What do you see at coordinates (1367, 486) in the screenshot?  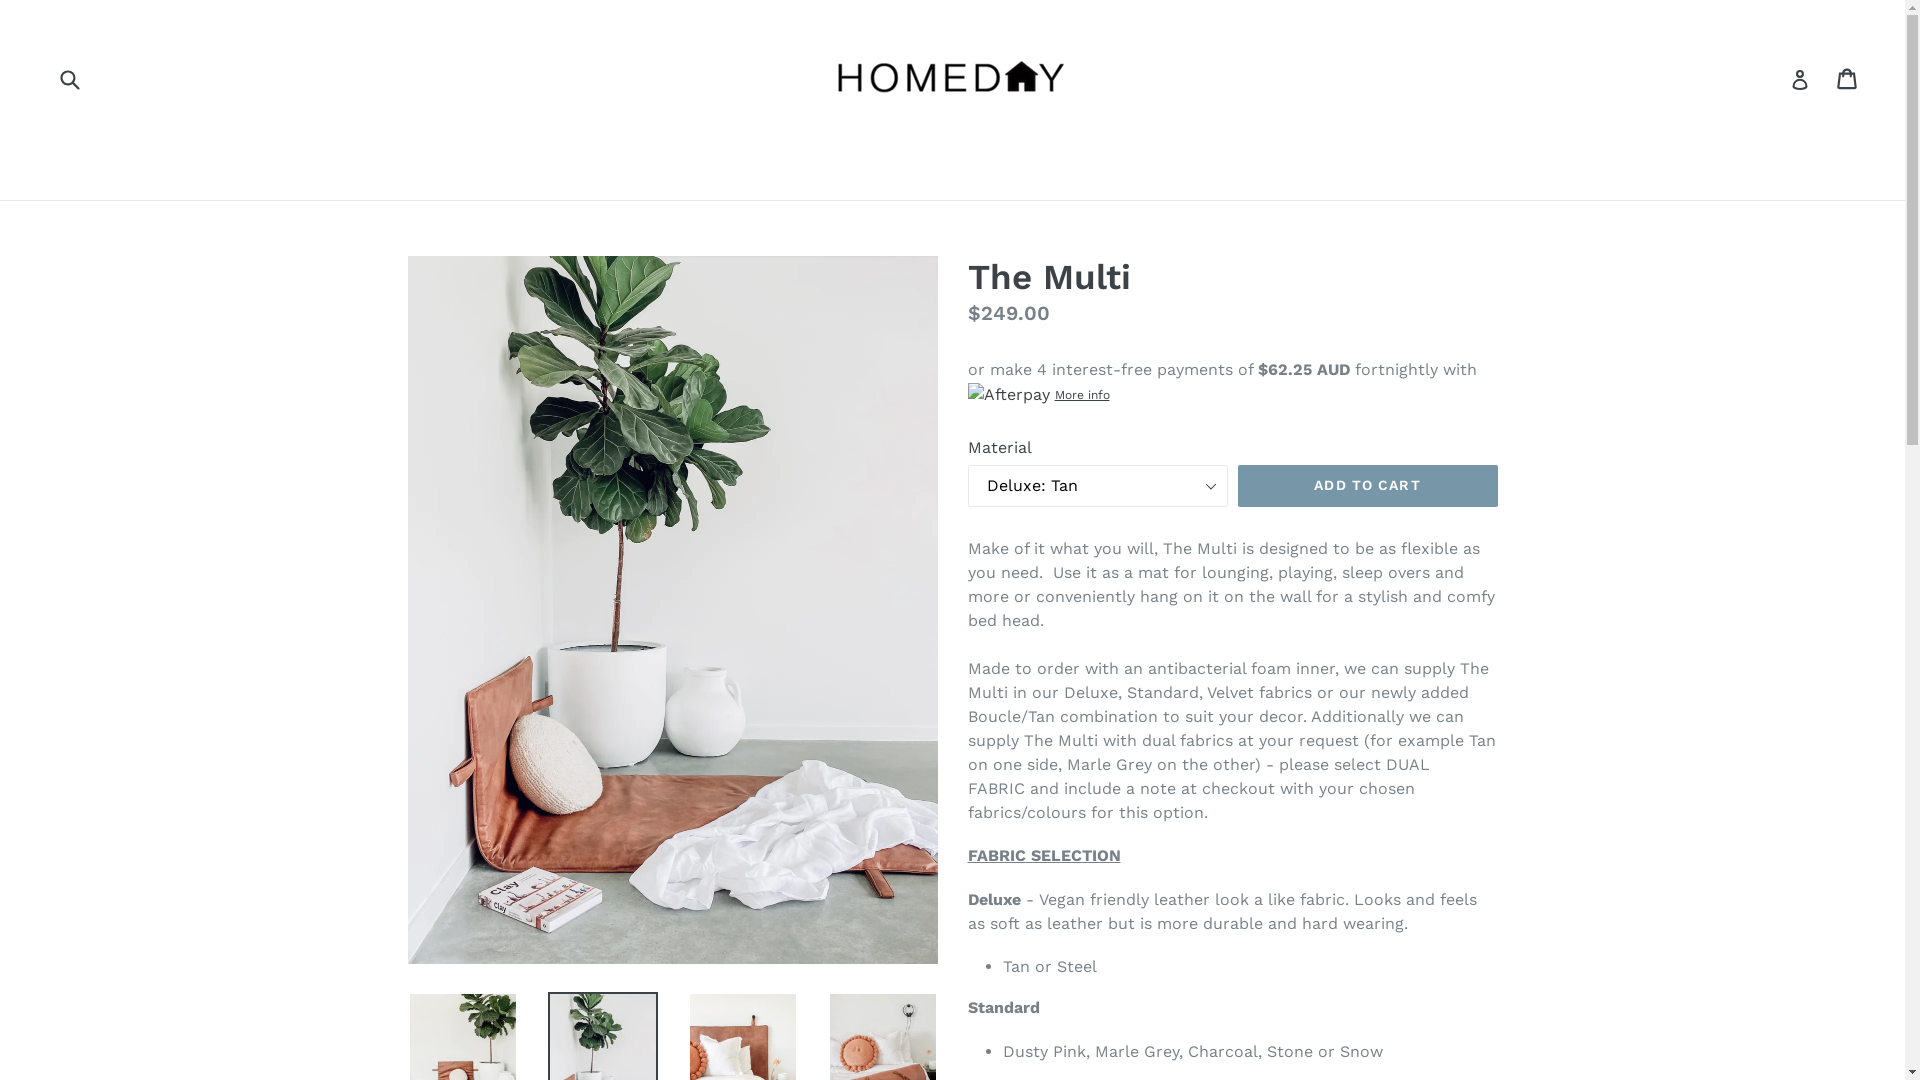 I see `'ADD TO CART'` at bounding box center [1367, 486].